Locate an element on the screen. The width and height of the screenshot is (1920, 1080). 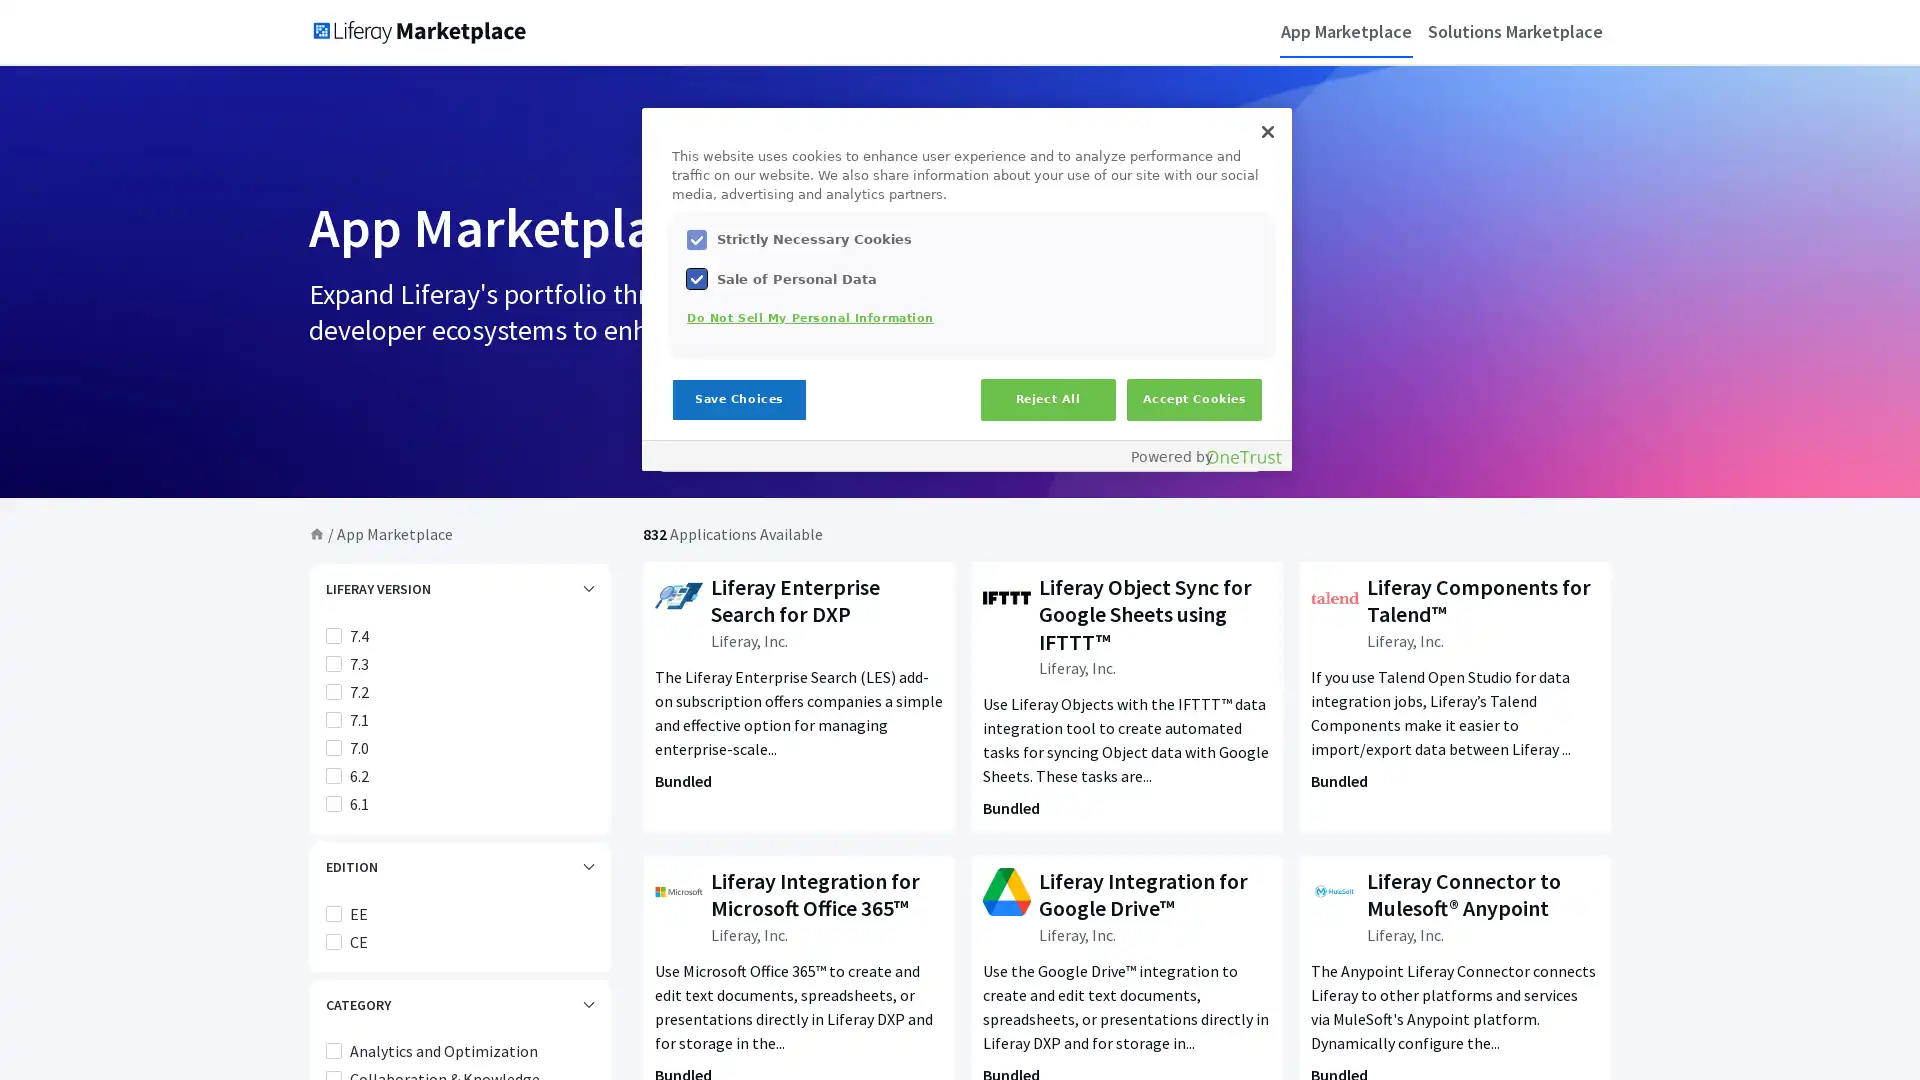
Do Not Sell My Personal Information is located at coordinates (810, 317).